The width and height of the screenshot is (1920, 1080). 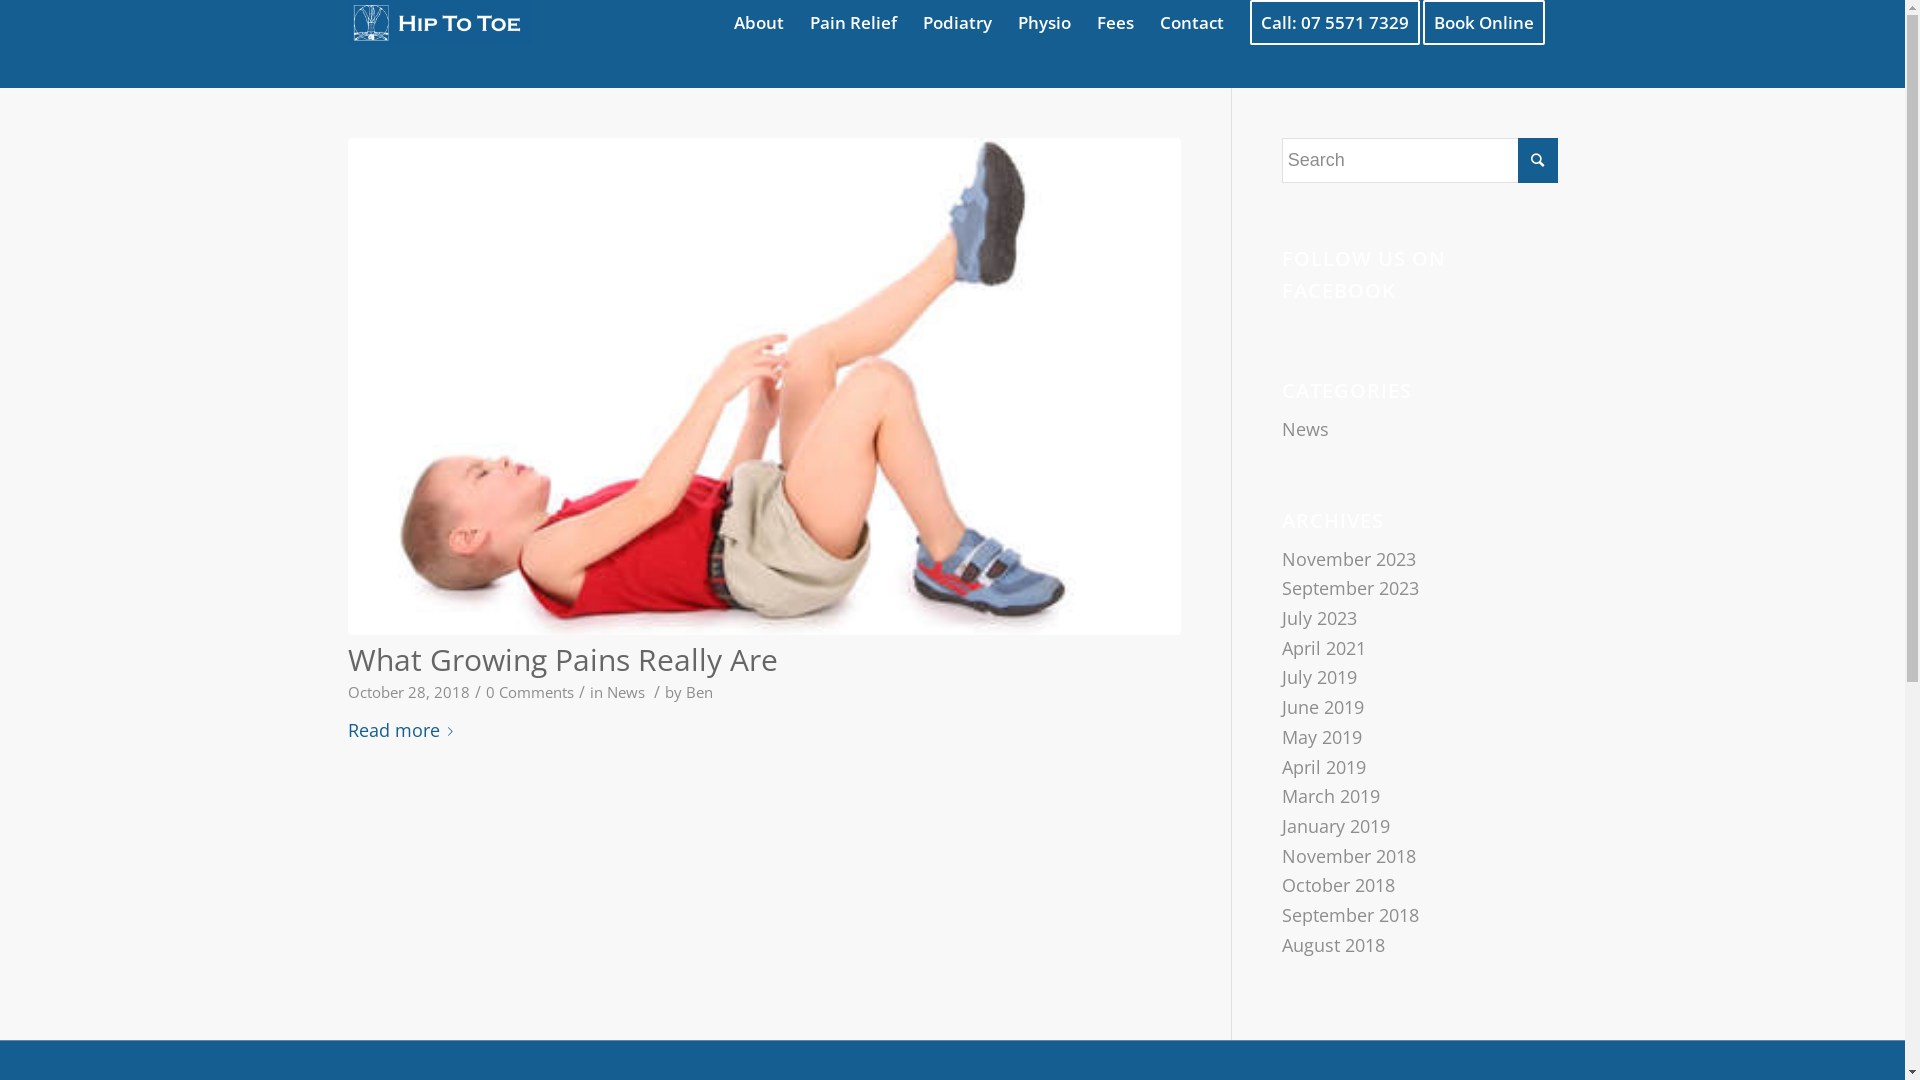 What do you see at coordinates (529, 690) in the screenshot?
I see `'0 Comments'` at bounding box center [529, 690].